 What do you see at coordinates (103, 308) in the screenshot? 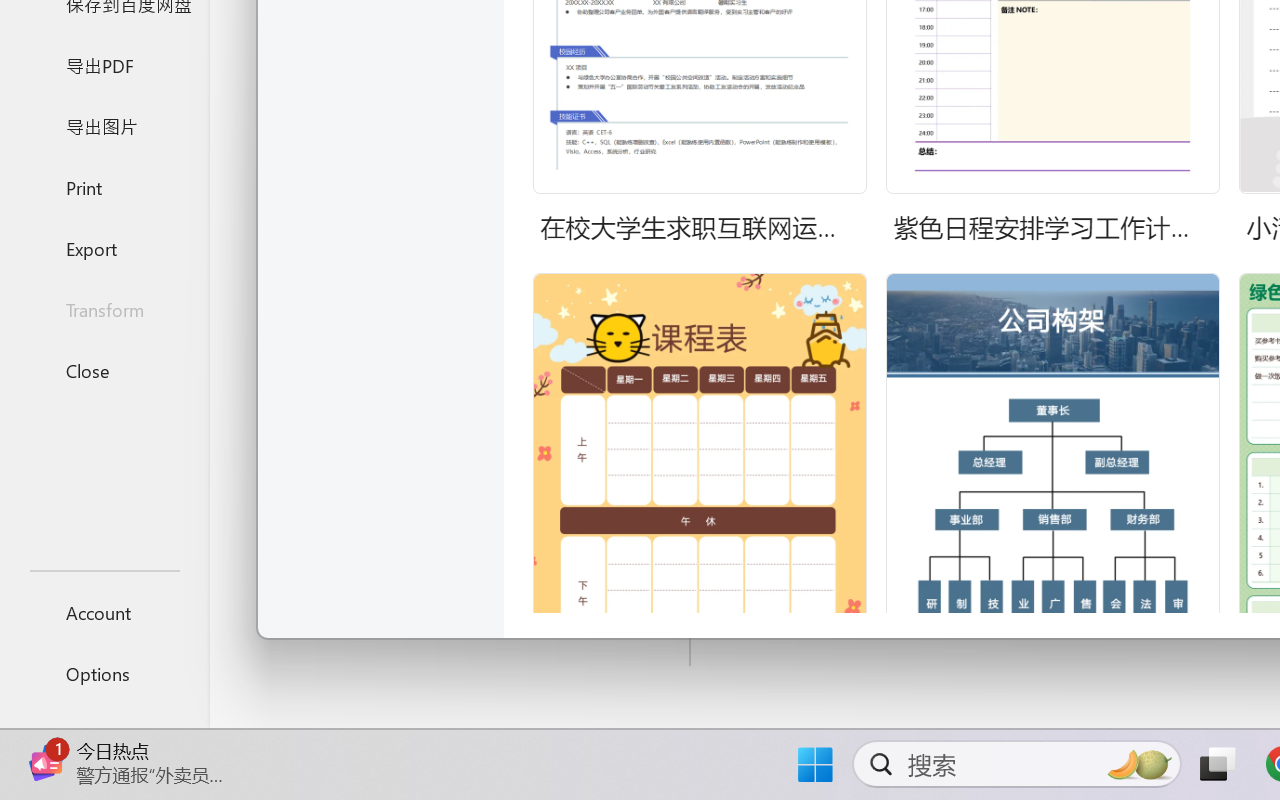
I see `'Transform'` at bounding box center [103, 308].